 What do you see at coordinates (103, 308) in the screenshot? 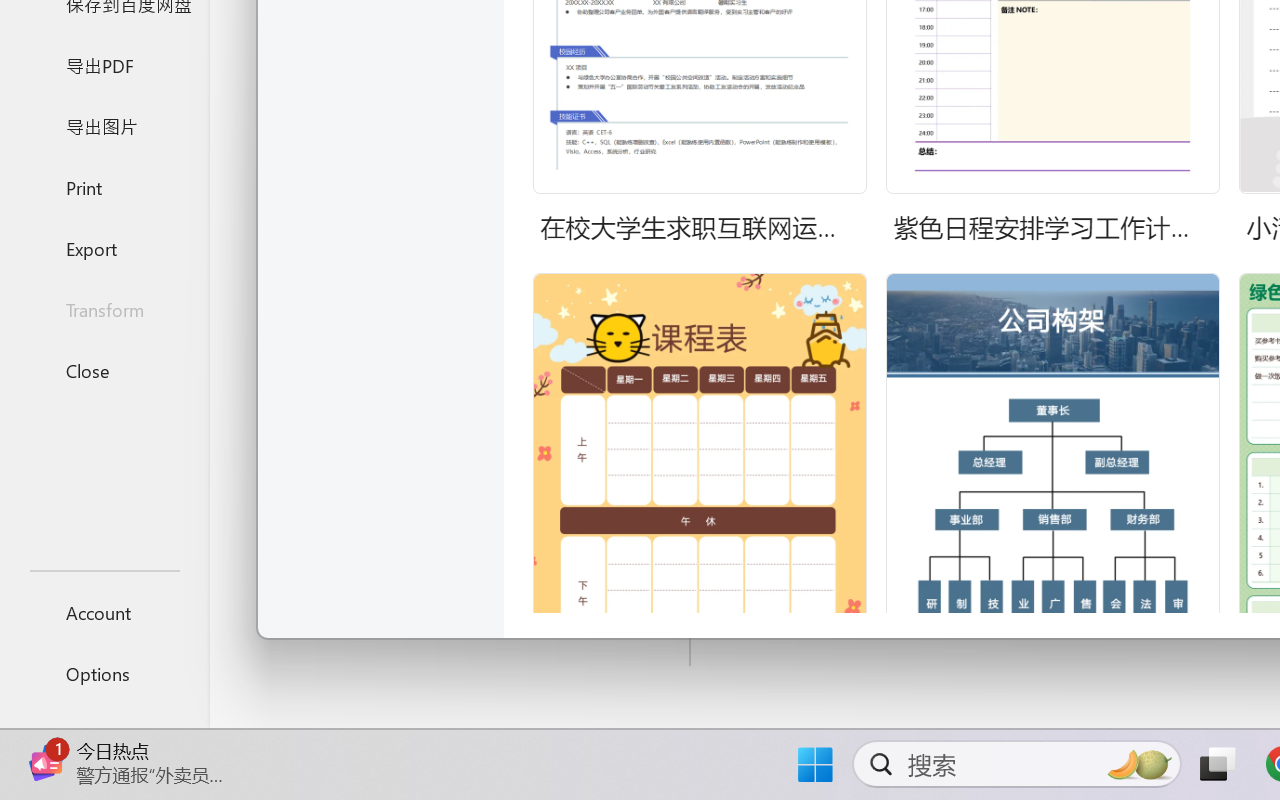
I see `'Transform'` at bounding box center [103, 308].